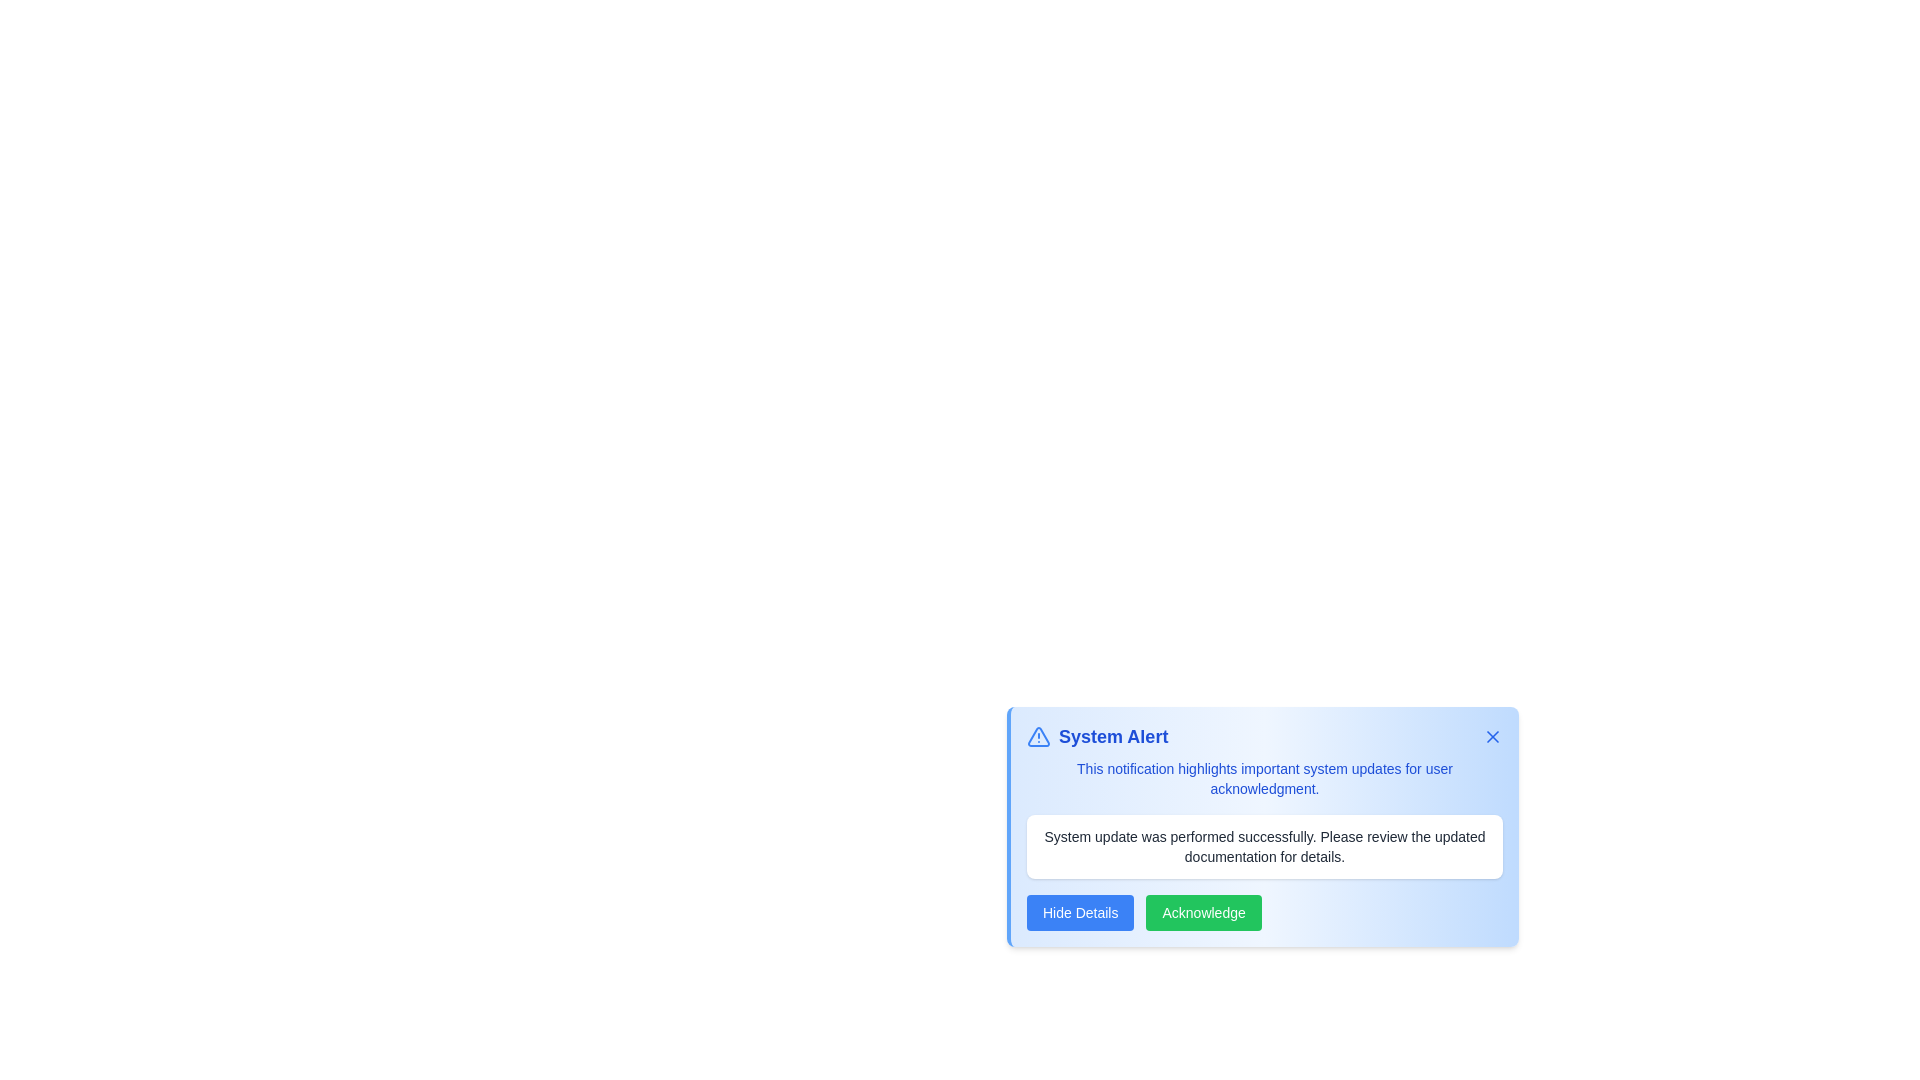  Describe the element at coordinates (1203, 913) in the screenshot. I see `the 'Acknowledge' button to acknowledge the notification` at that location.